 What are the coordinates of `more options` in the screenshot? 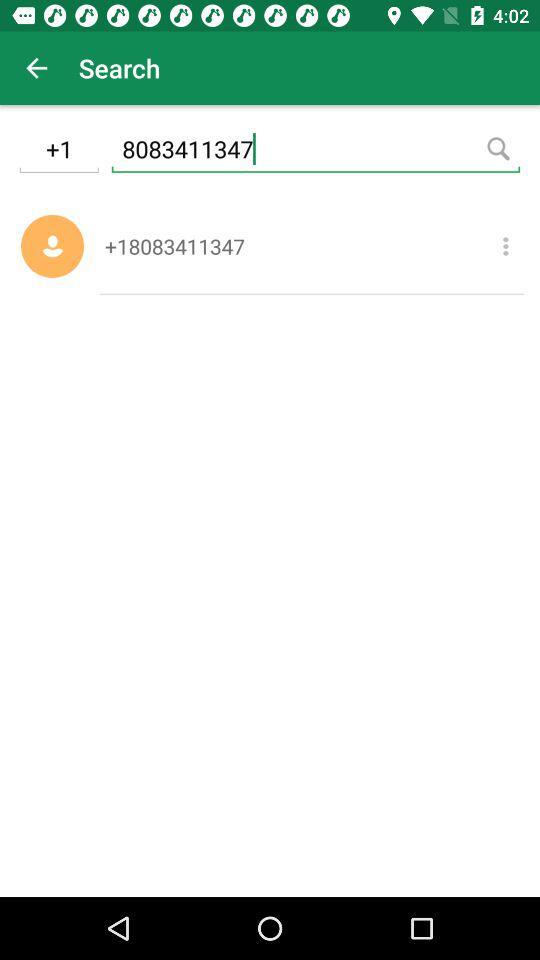 It's located at (504, 245).